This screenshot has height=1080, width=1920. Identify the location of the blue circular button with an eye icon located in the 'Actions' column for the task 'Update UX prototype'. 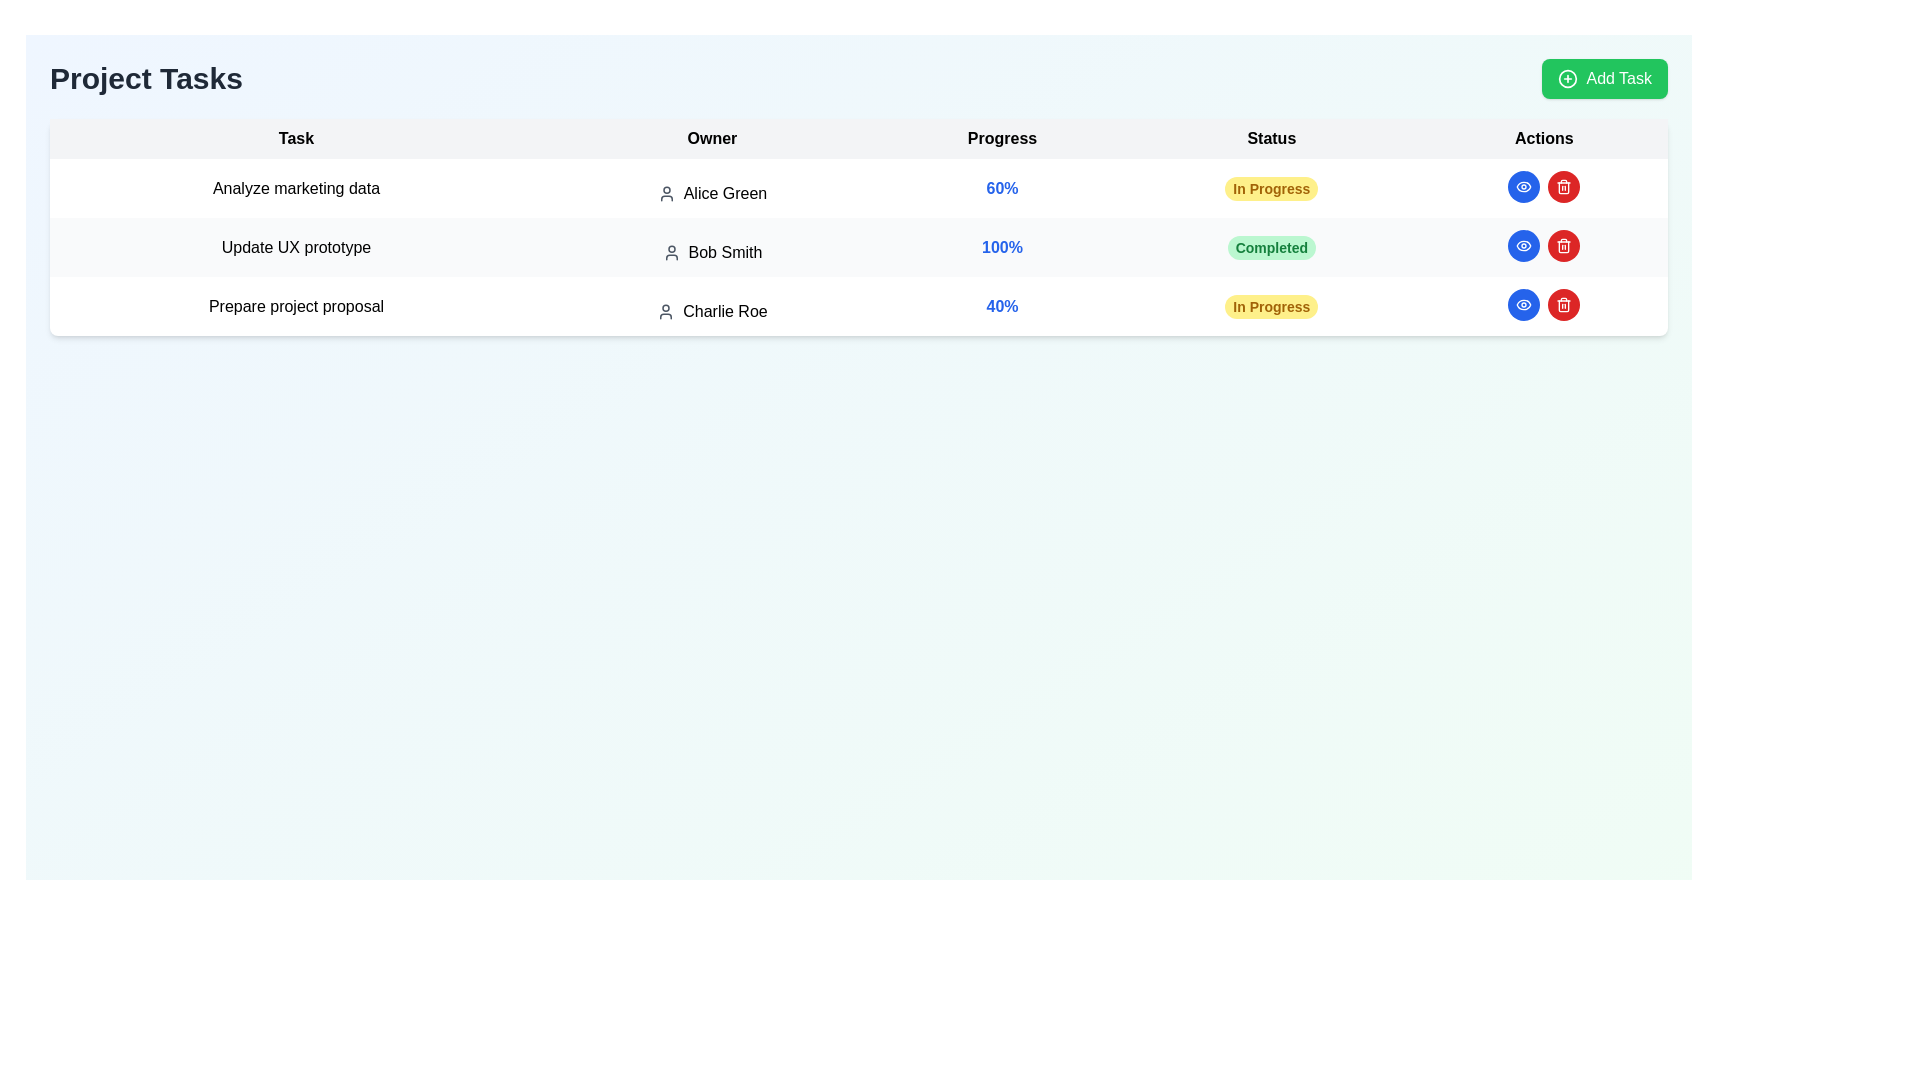
(1523, 304).